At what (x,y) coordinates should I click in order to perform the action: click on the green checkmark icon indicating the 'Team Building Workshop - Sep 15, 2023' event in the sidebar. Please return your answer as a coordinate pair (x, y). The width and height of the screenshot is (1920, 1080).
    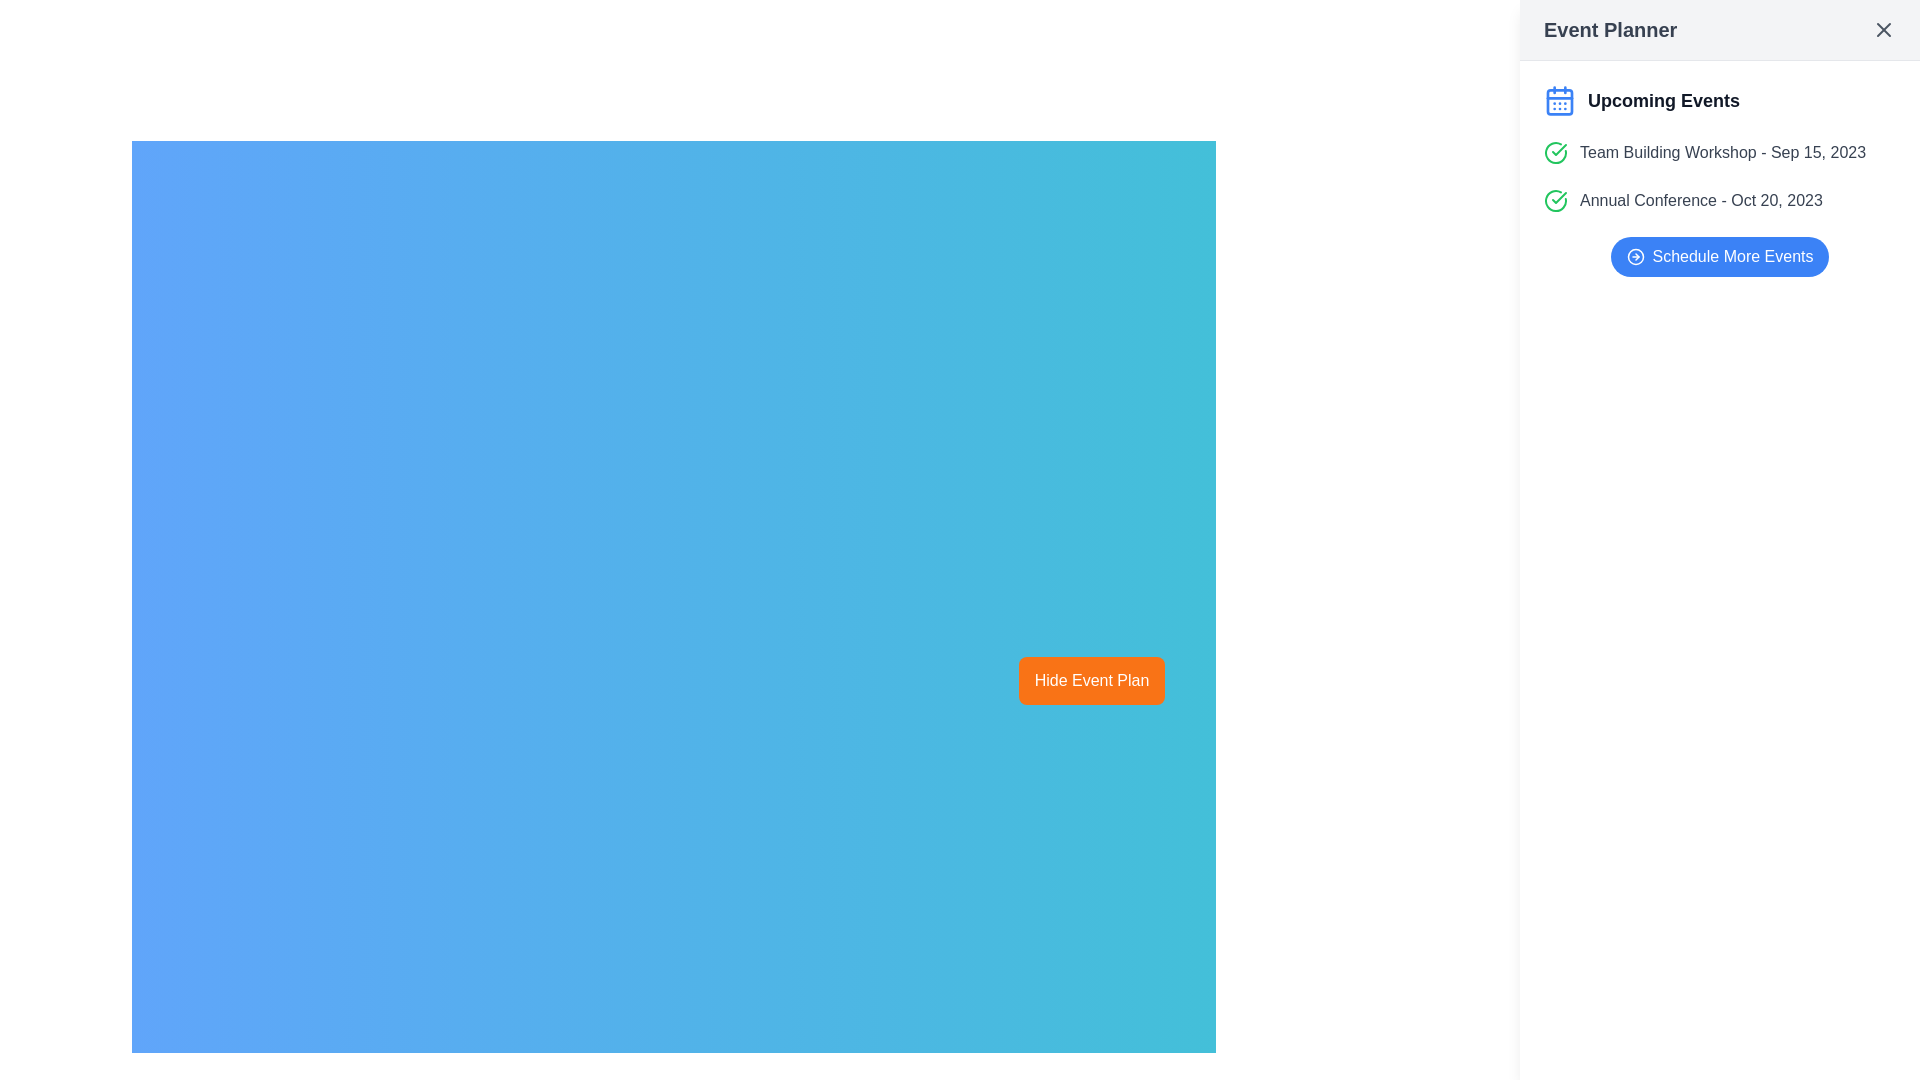
    Looking at the image, I should click on (1558, 197).